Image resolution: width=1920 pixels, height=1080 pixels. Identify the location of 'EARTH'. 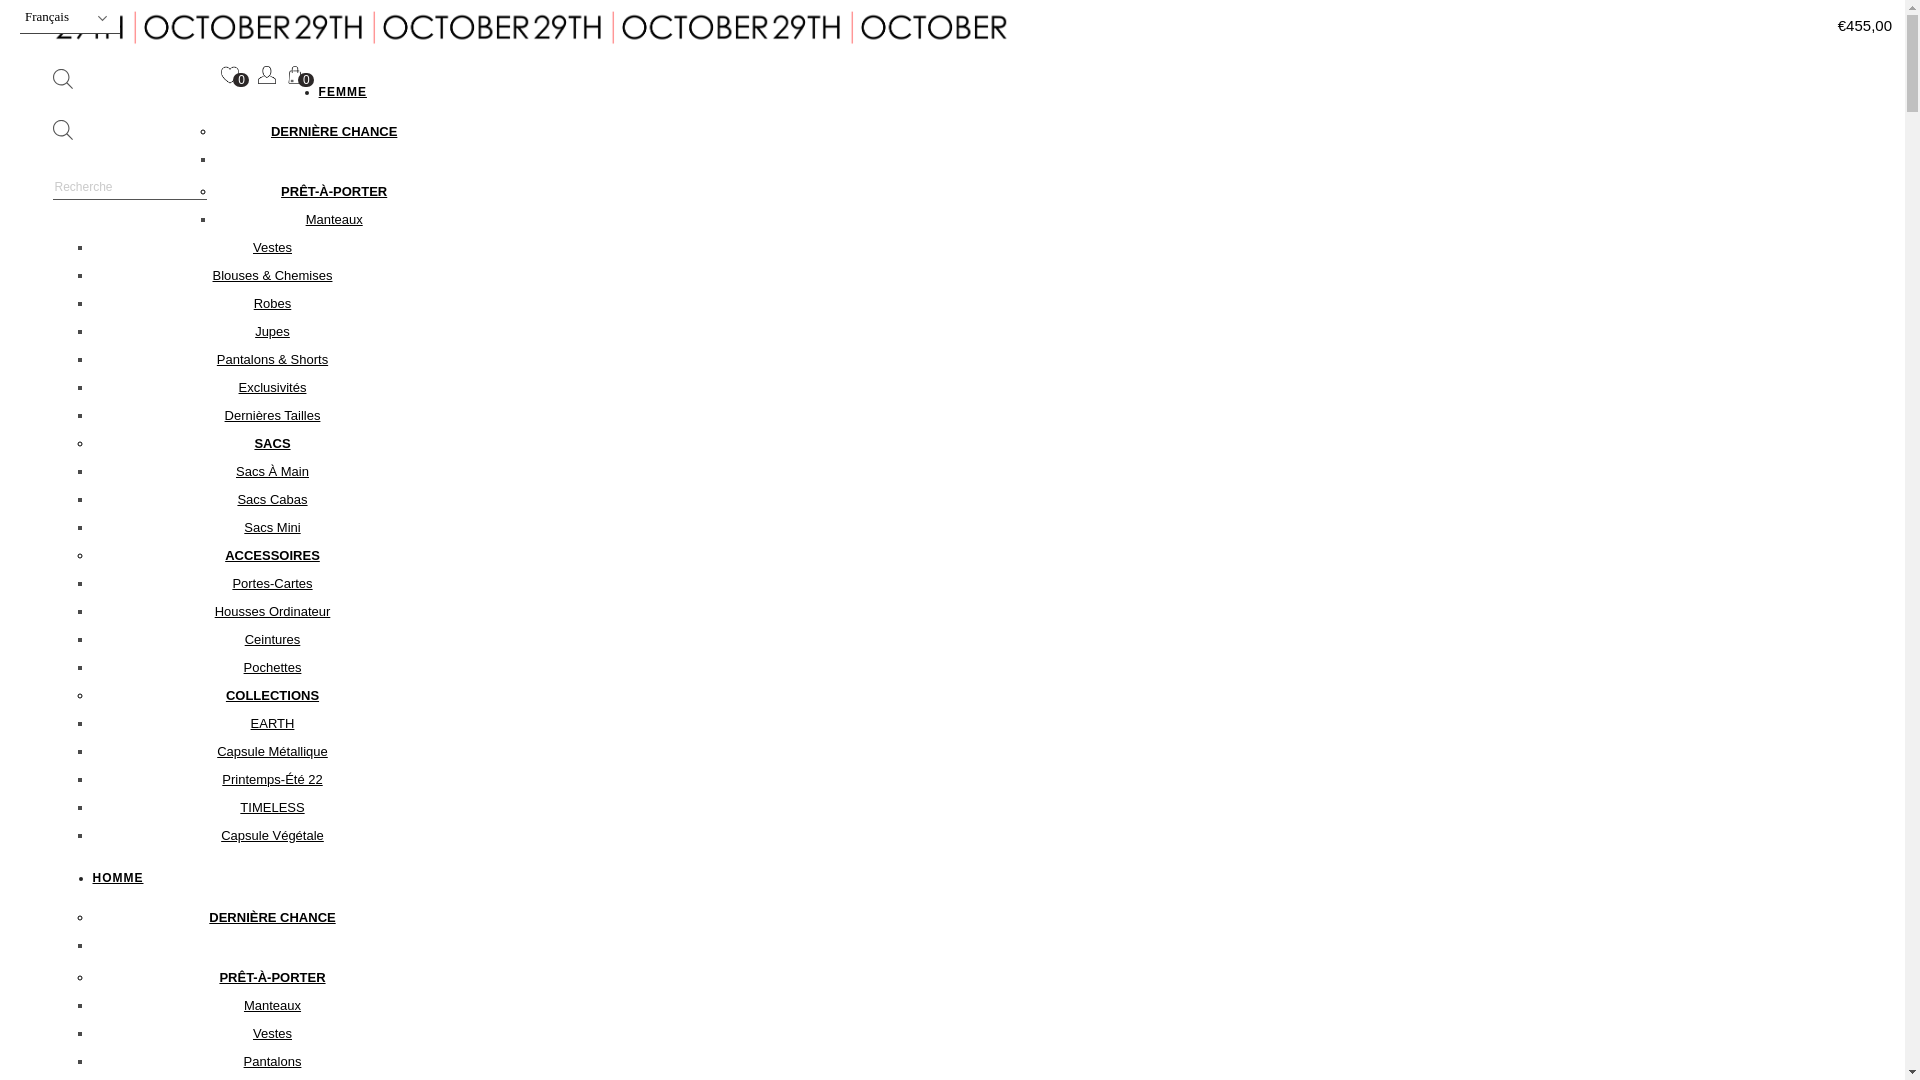
(272, 723).